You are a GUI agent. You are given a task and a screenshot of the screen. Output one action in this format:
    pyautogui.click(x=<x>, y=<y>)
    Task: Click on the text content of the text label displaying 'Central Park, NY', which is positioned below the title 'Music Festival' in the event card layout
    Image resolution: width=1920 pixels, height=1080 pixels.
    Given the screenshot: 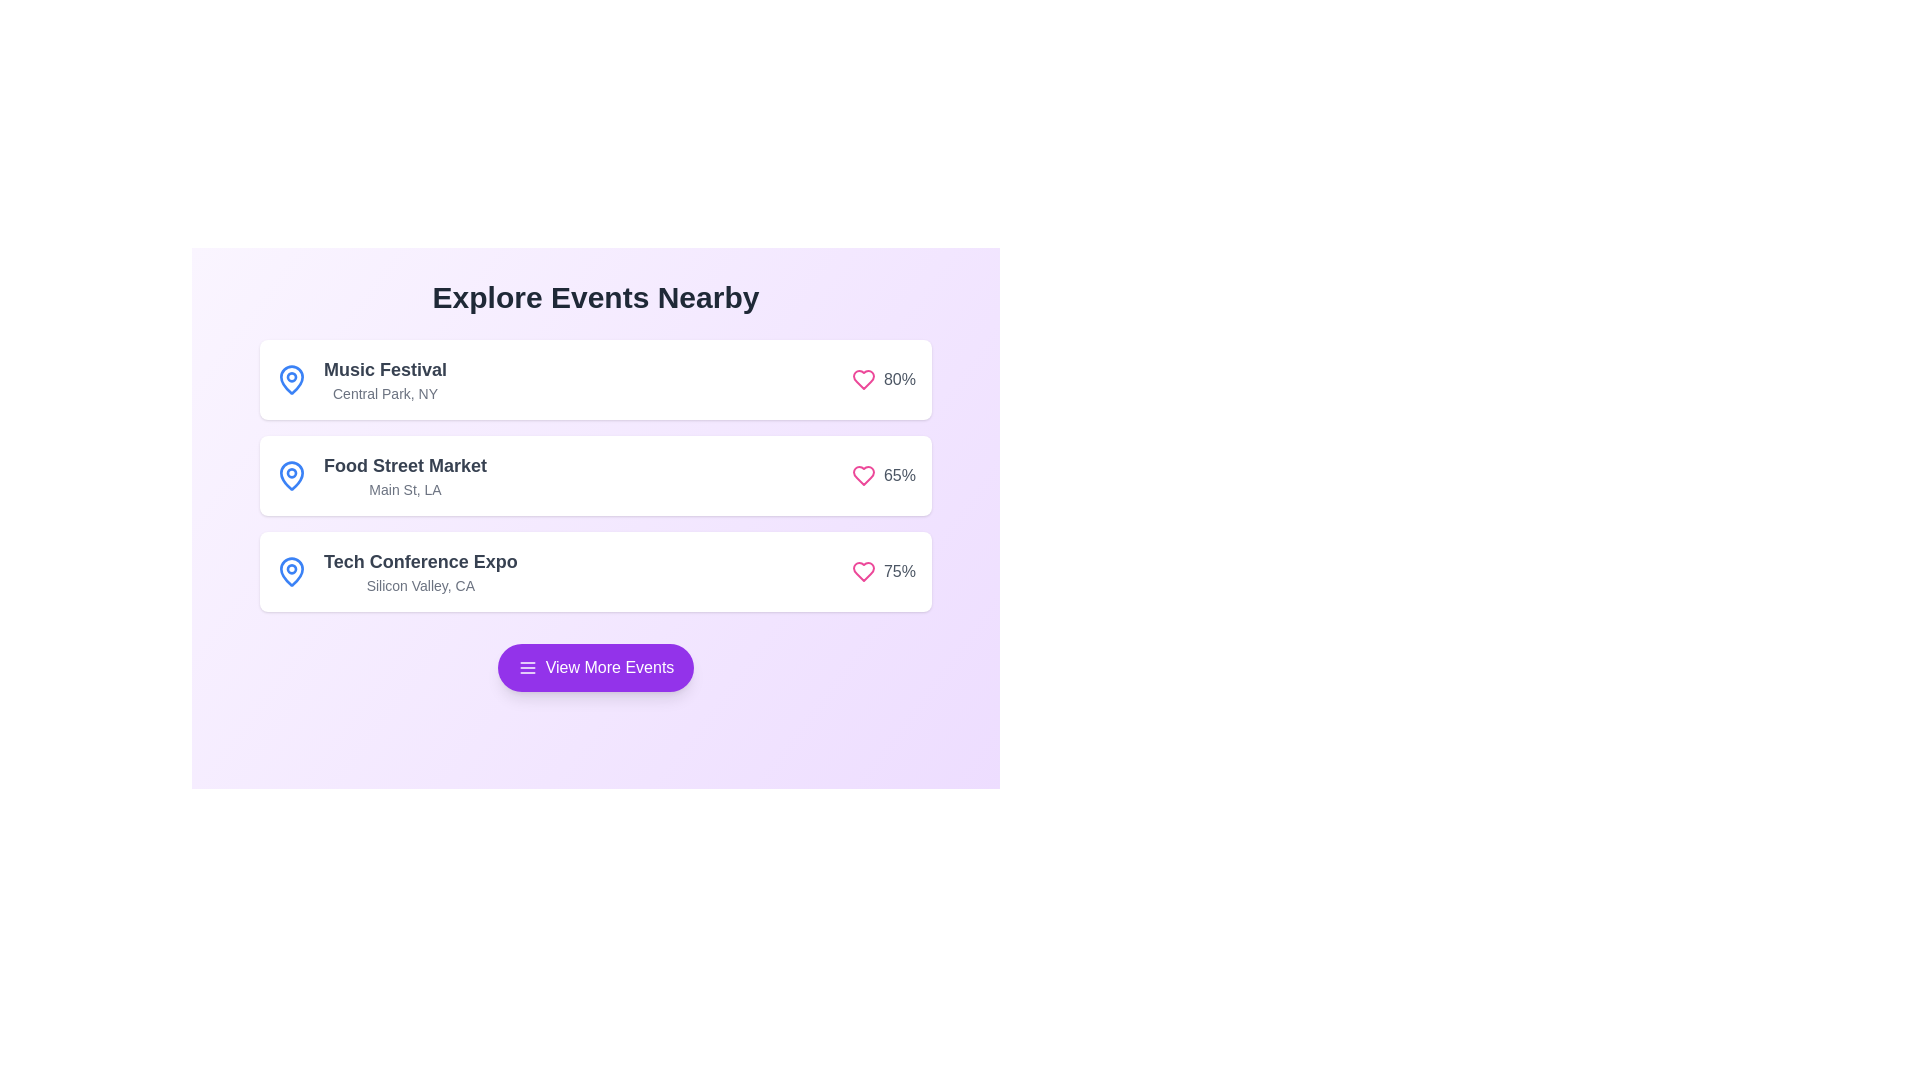 What is the action you would take?
    pyautogui.click(x=385, y=393)
    